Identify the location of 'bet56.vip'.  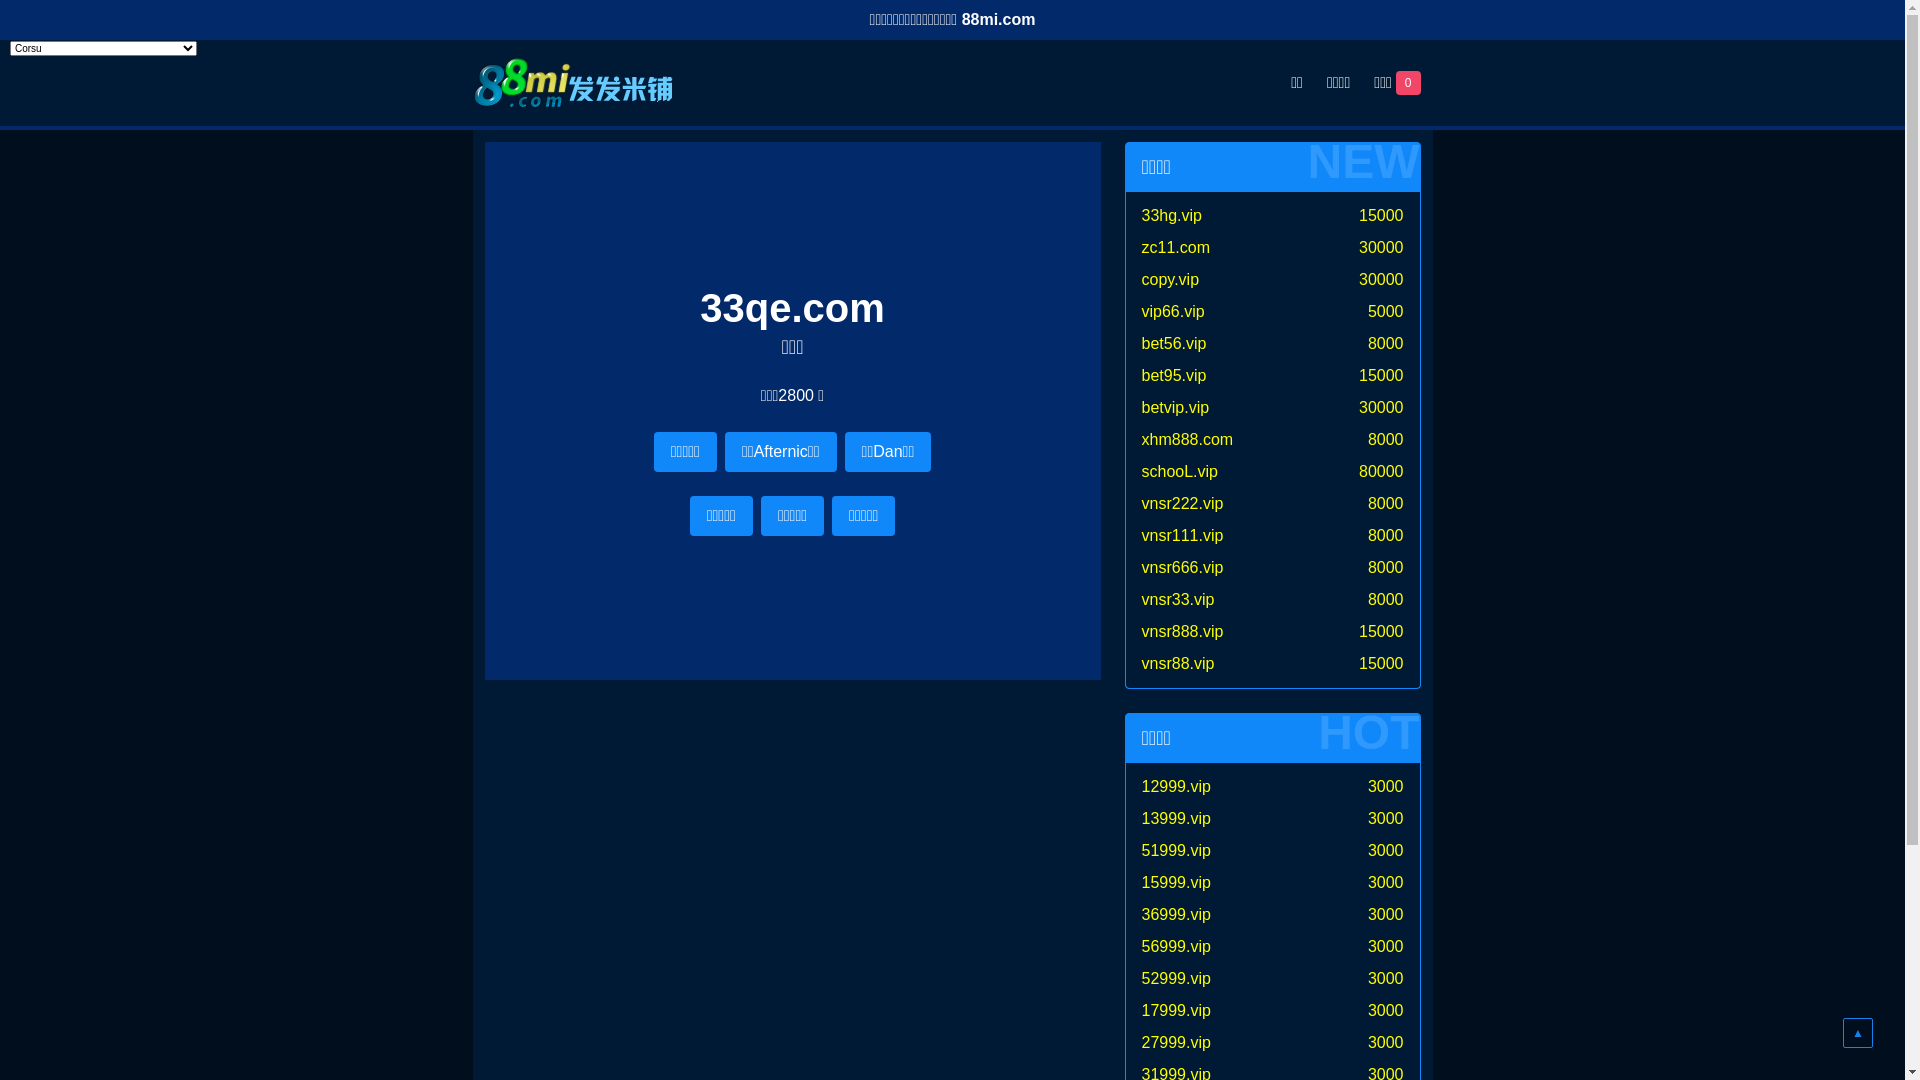
(1174, 342).